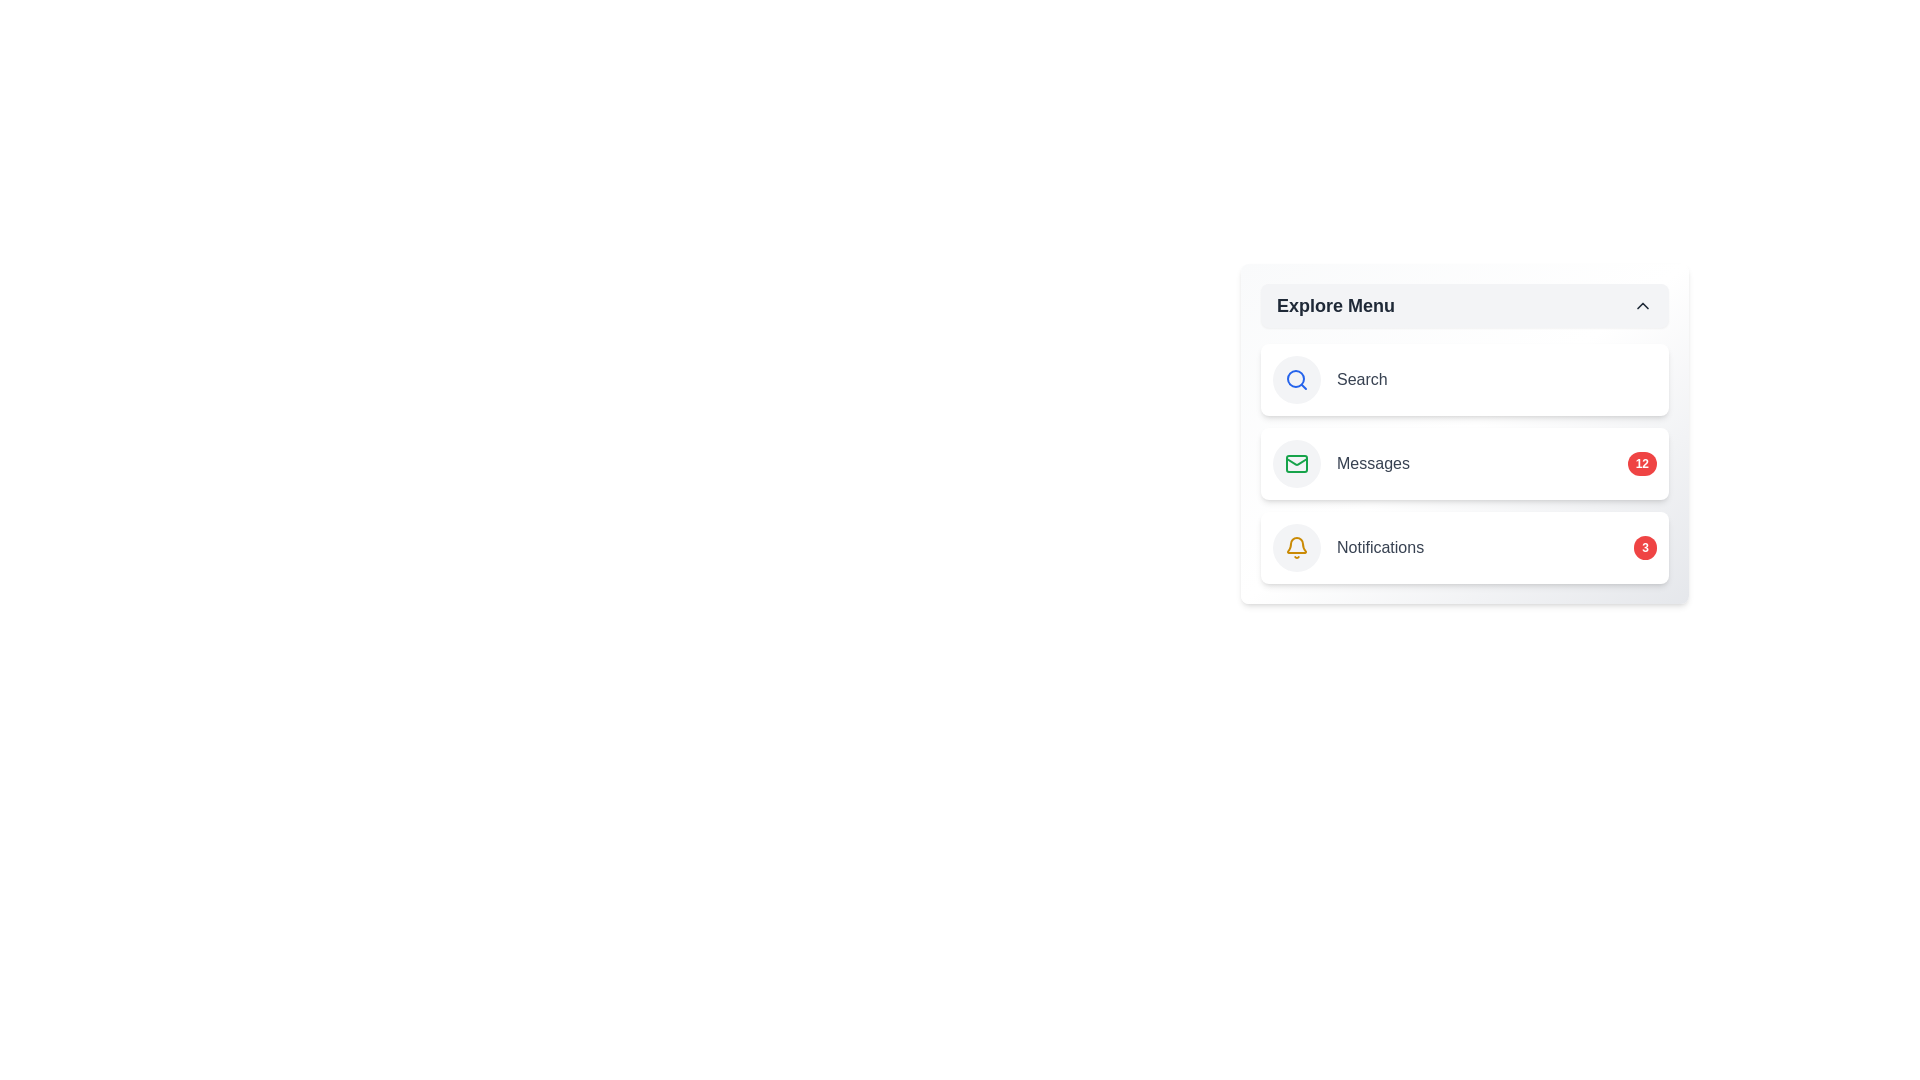 The width and height of the screenshot is (1920, 1080). Describe the element at coordinates (1464, 380) in the screenshot. I see `the 'Search' menu item` at that location.